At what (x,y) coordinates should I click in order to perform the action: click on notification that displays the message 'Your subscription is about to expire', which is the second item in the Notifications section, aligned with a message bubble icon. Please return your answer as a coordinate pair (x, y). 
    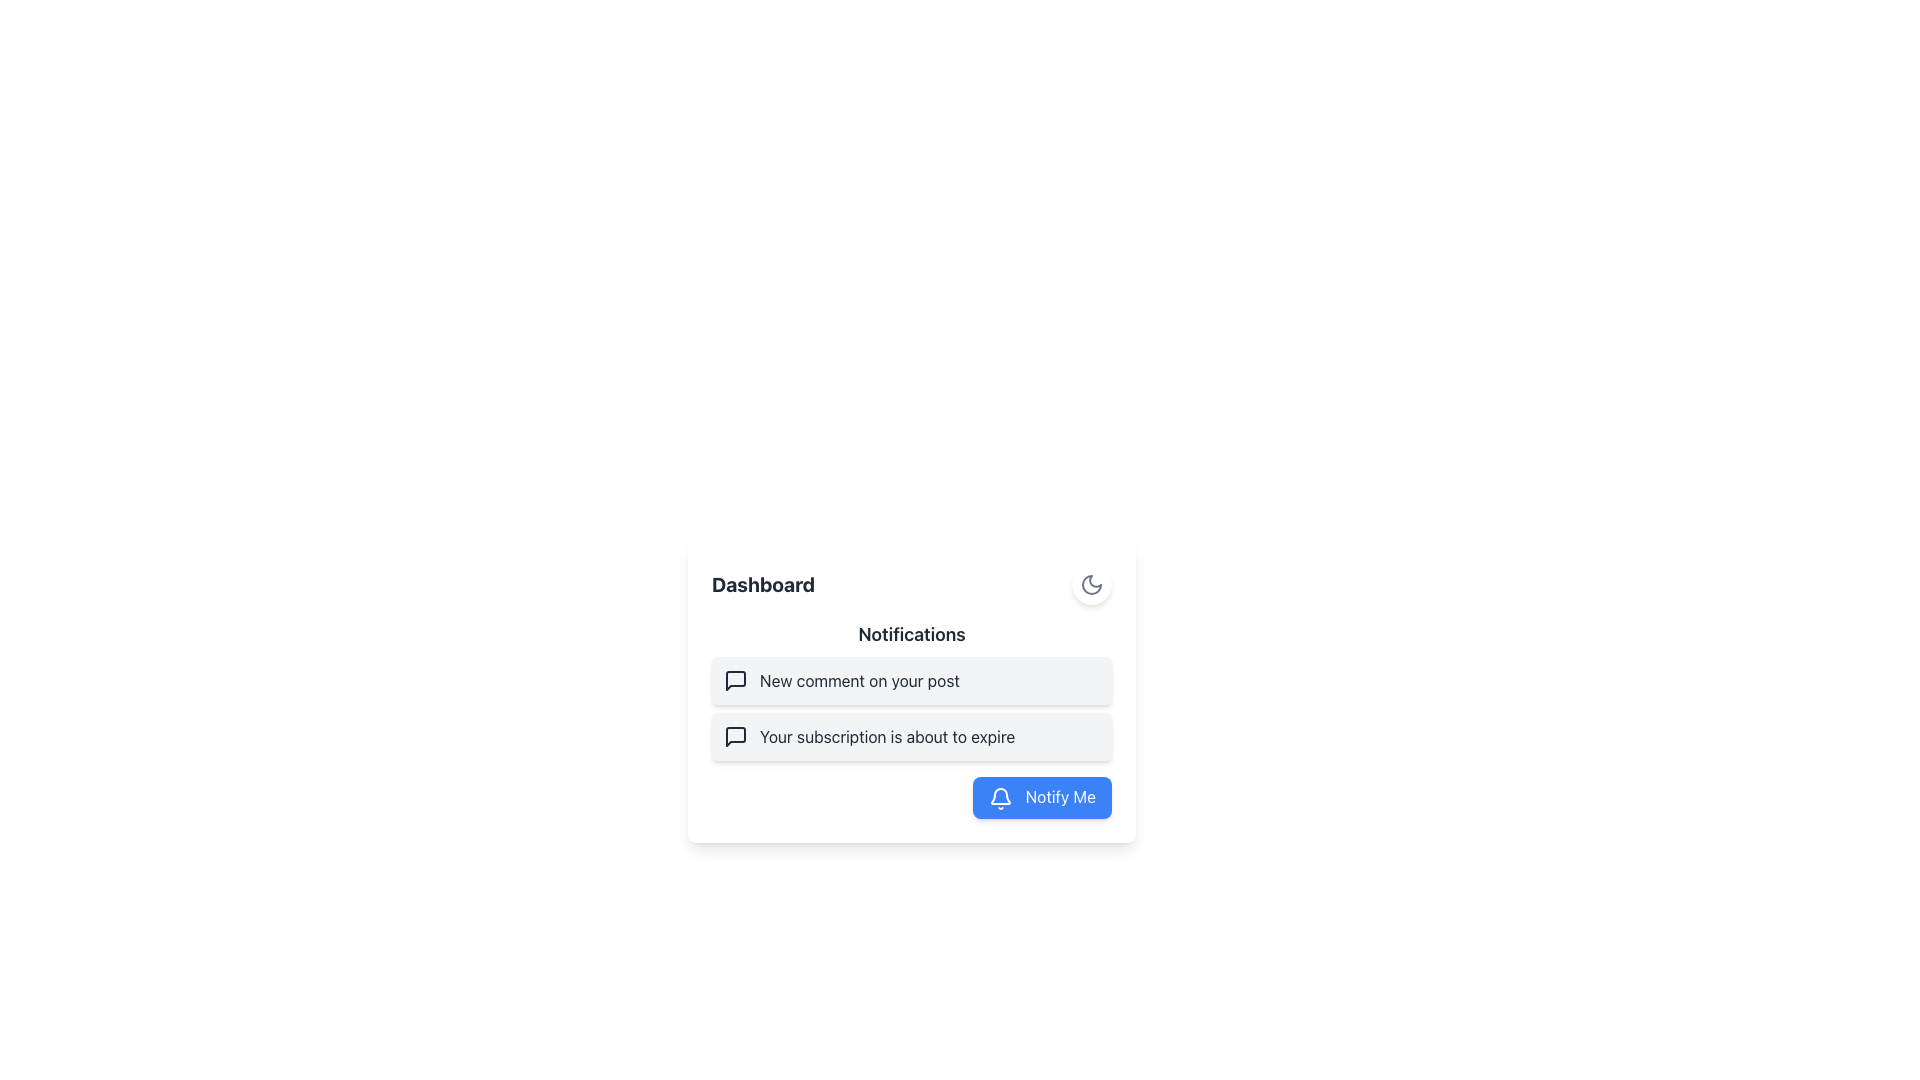
    Looking at the image, I should click on (886, 736).